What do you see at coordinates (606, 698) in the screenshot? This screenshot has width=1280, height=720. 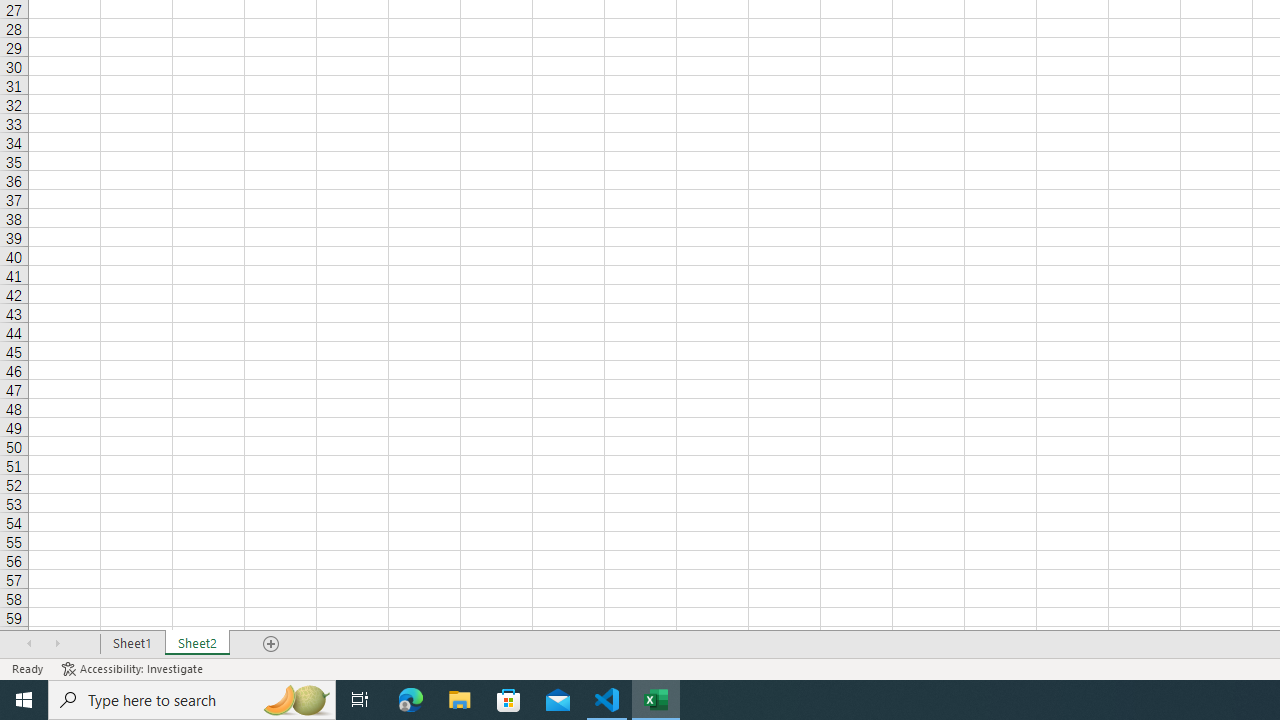 I see `'Visual Studio Code - 1 running window'` at bounding box center [606, 698].